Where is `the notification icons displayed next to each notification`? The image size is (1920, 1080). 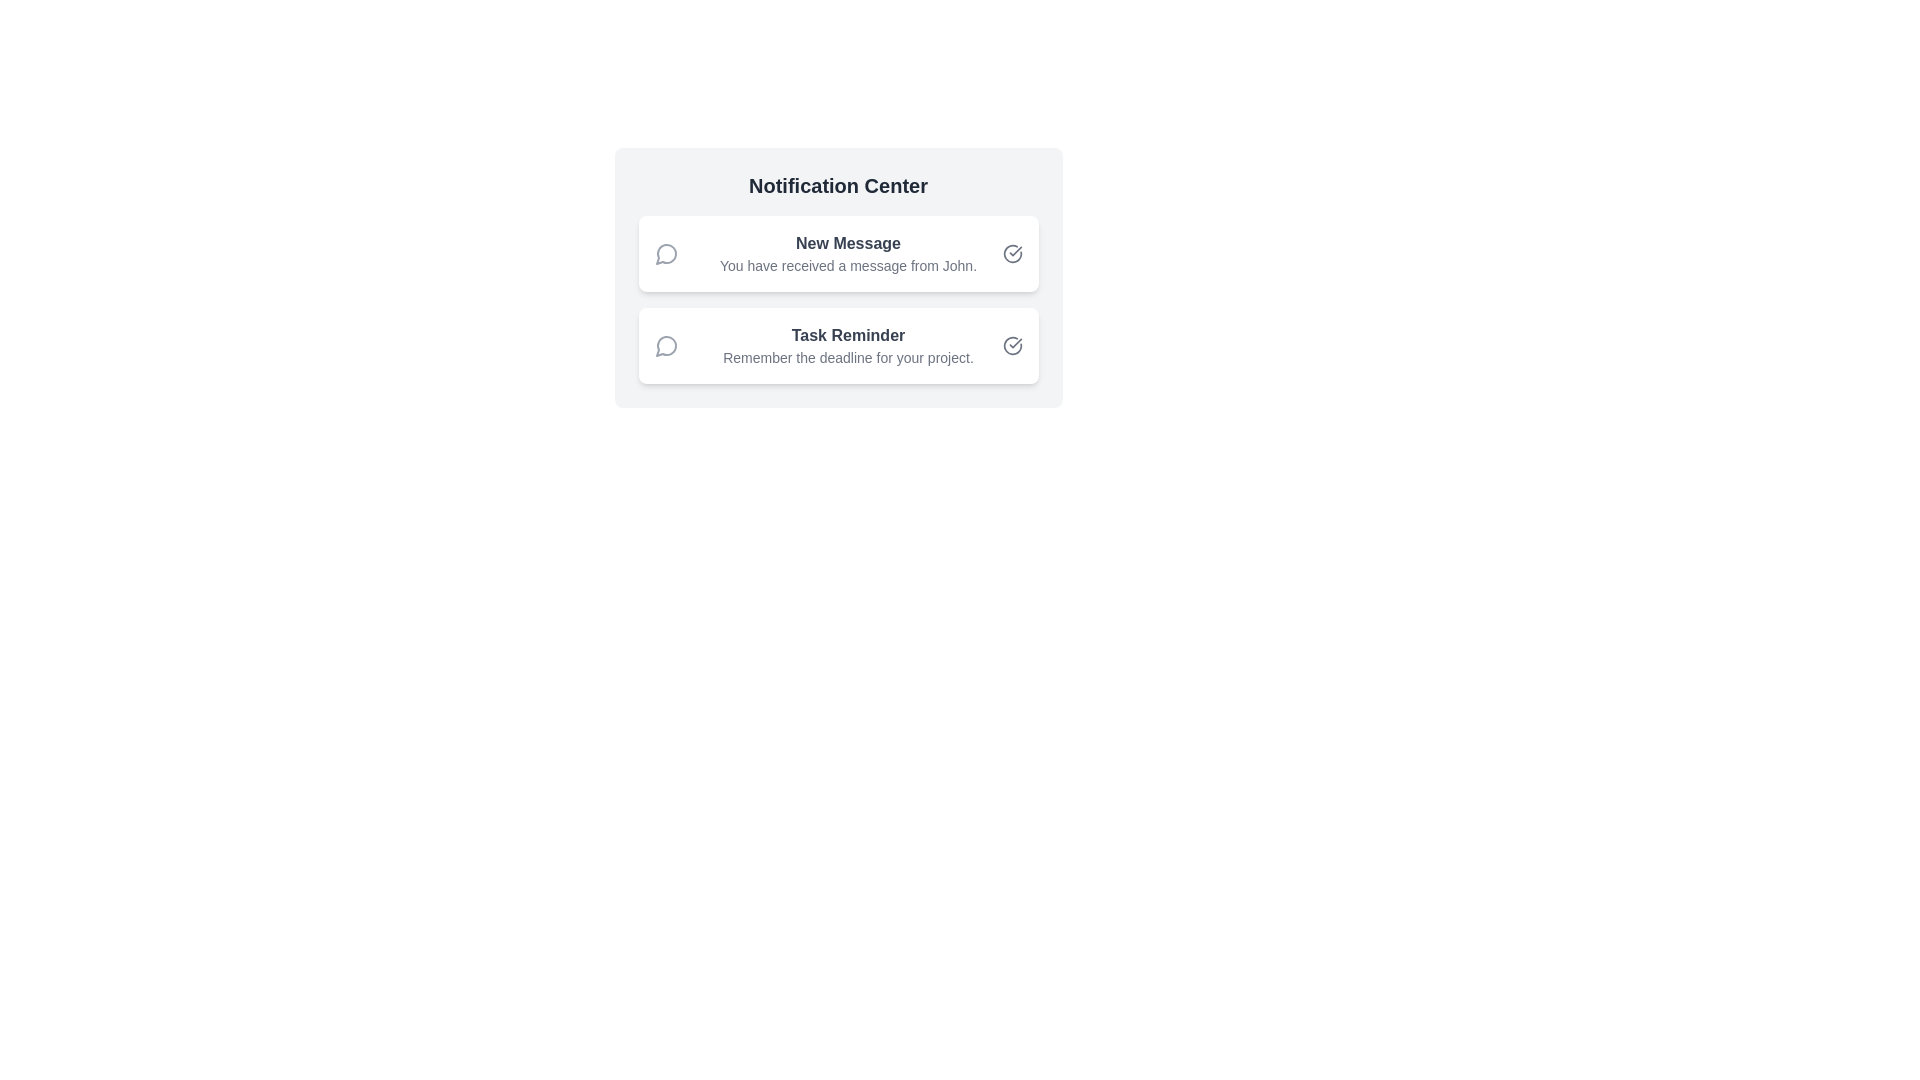
the notification icons displayed next to each notification is located at coordinates (666, 253).